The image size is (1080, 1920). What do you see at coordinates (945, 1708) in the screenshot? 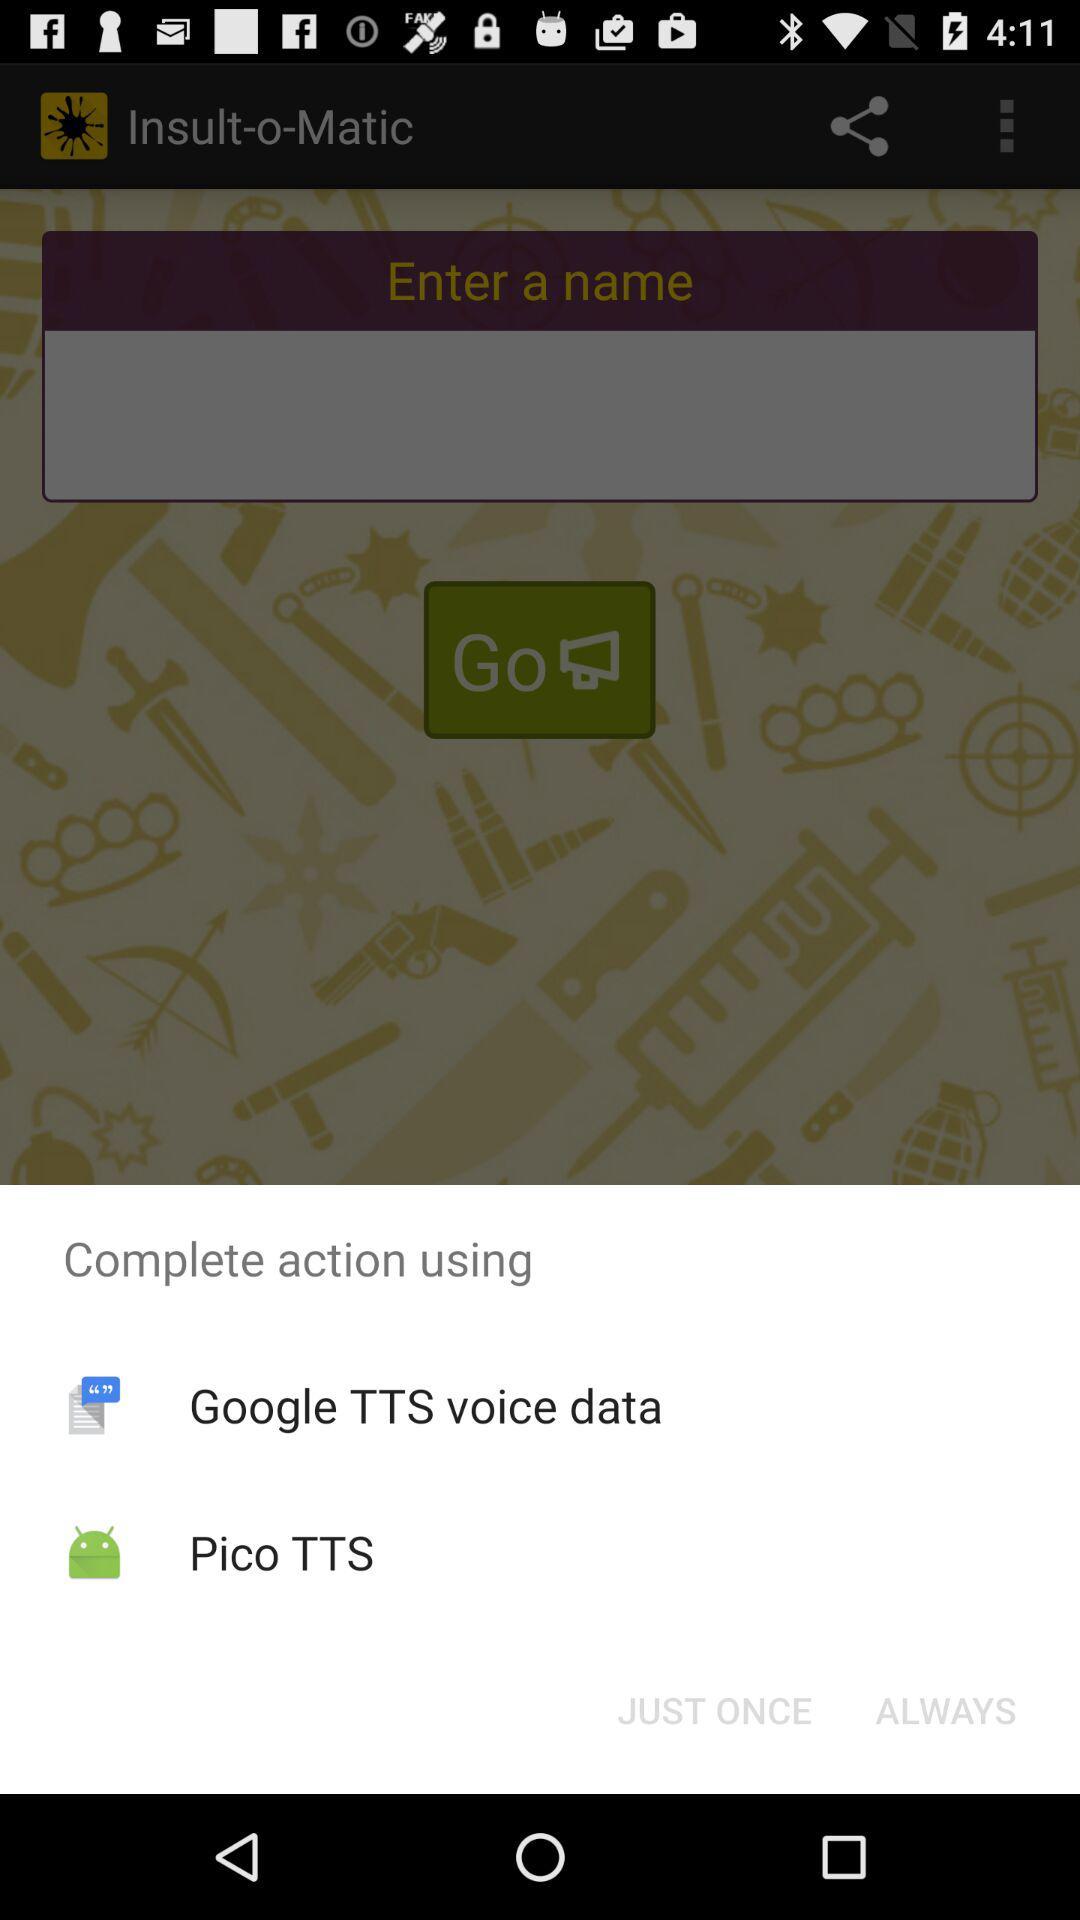
I see `the always button` at bounding box center [945, 1708].